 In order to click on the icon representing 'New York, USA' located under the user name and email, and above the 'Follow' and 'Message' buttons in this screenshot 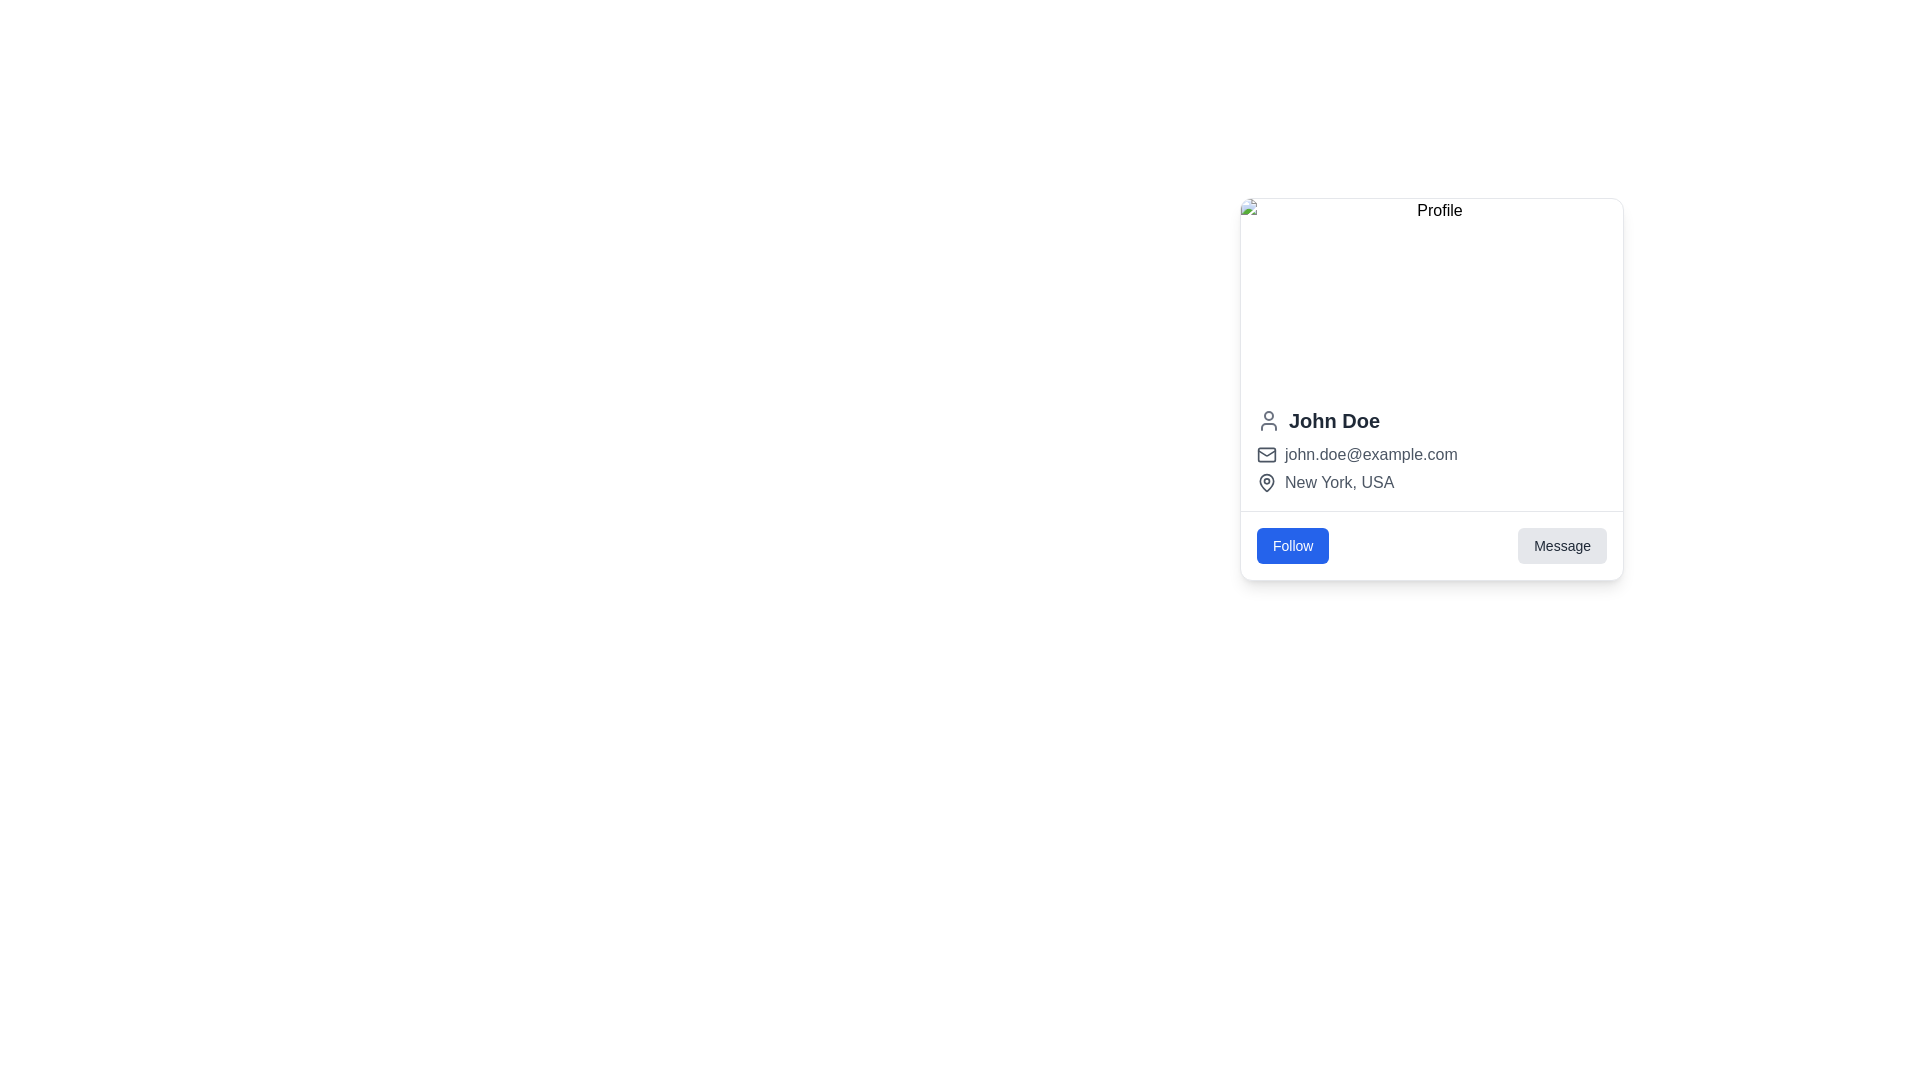, I will do `click(1266, 482)`.